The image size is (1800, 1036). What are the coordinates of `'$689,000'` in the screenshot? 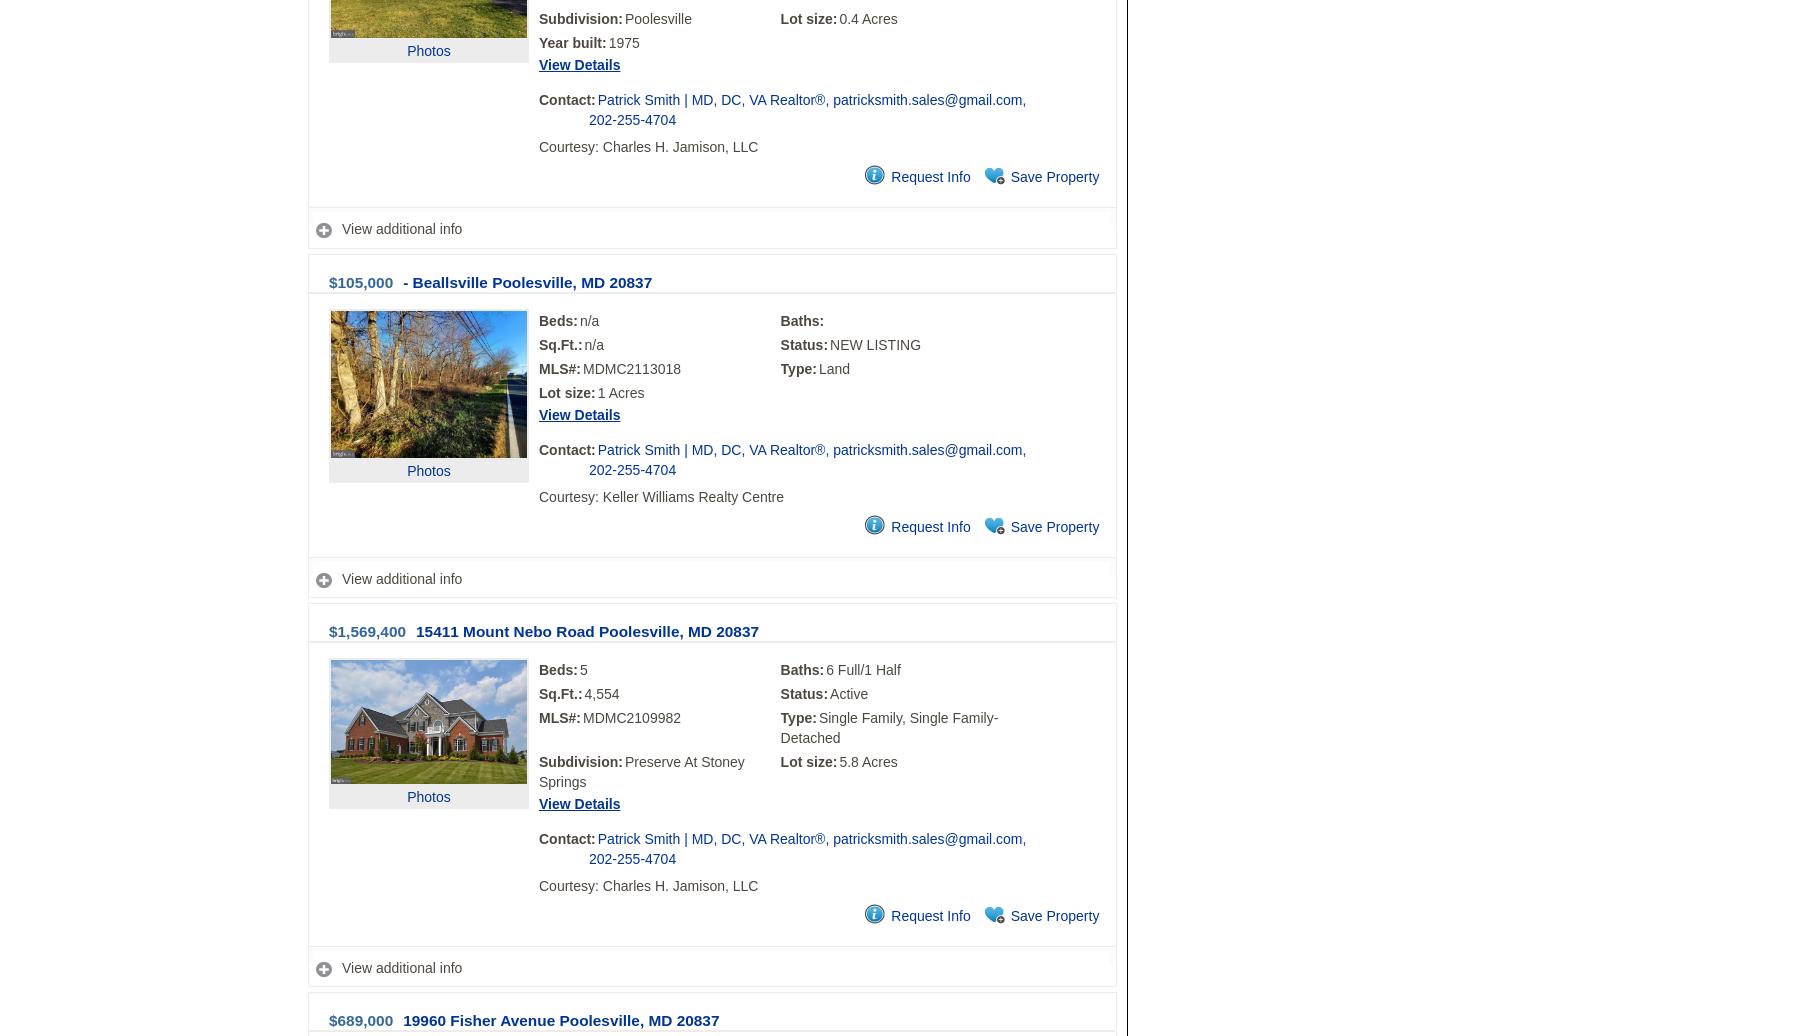 It's located at (361, 1020).